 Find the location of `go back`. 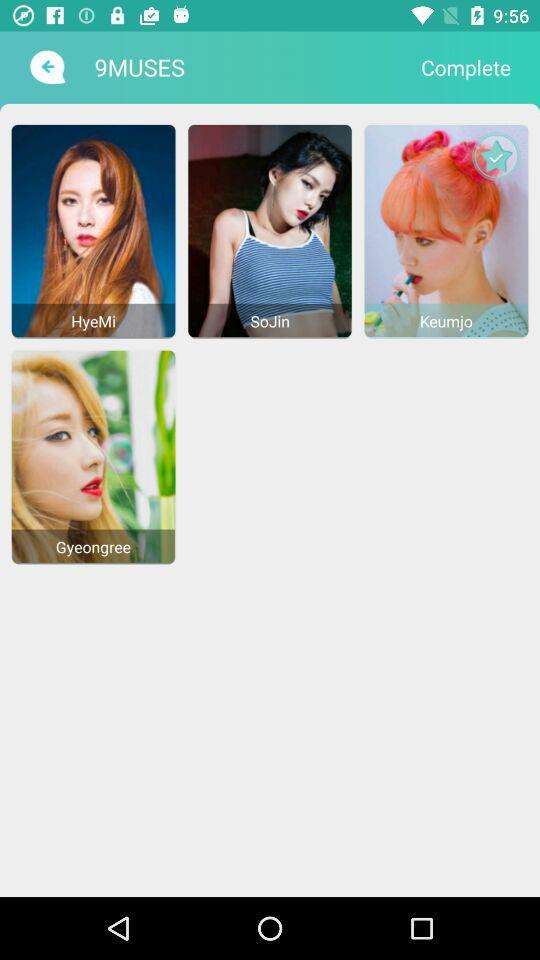

go back is located at coordinates (45, 67).